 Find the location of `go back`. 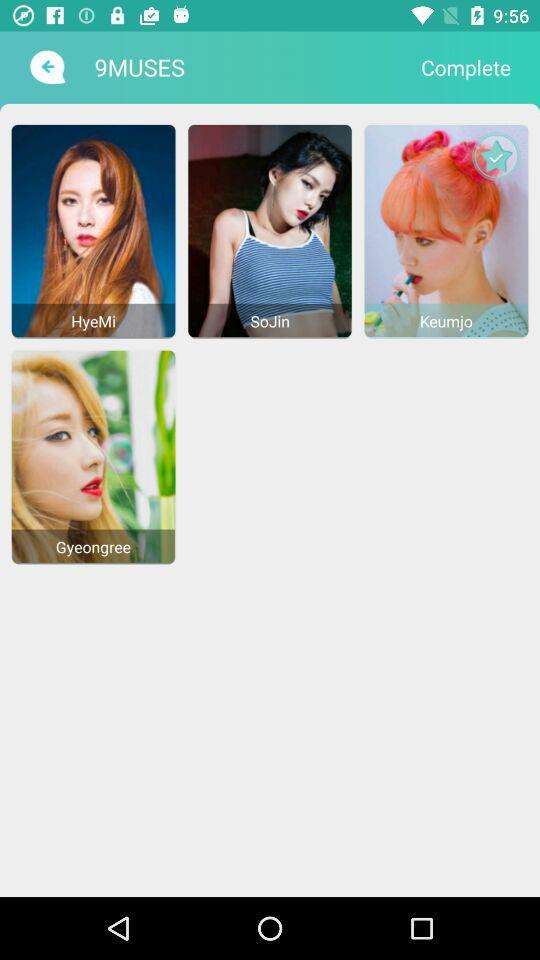

go back is located at coordinates (45, 67).